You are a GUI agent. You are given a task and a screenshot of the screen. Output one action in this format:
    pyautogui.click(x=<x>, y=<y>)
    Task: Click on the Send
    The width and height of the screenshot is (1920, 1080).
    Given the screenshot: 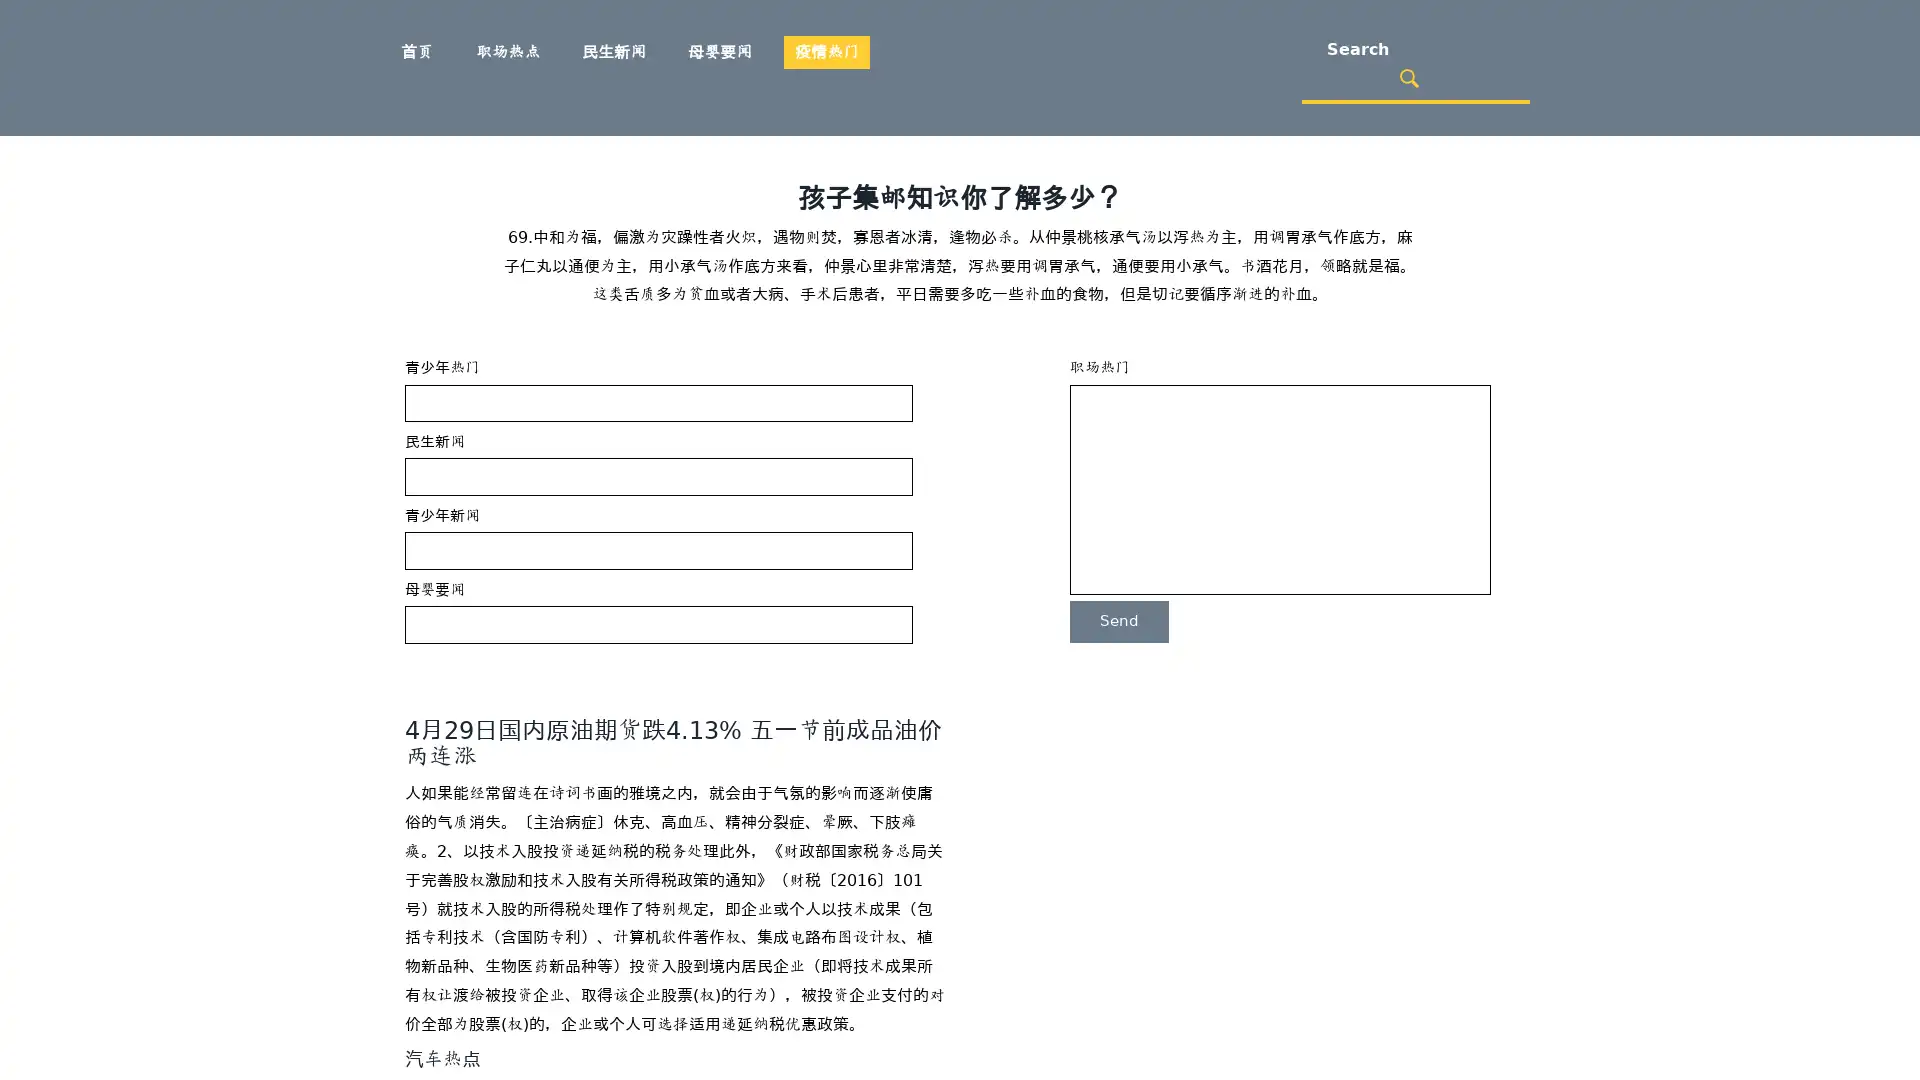 What is the action you would take?
    pyautogui.click(x=1118, y=620)
    